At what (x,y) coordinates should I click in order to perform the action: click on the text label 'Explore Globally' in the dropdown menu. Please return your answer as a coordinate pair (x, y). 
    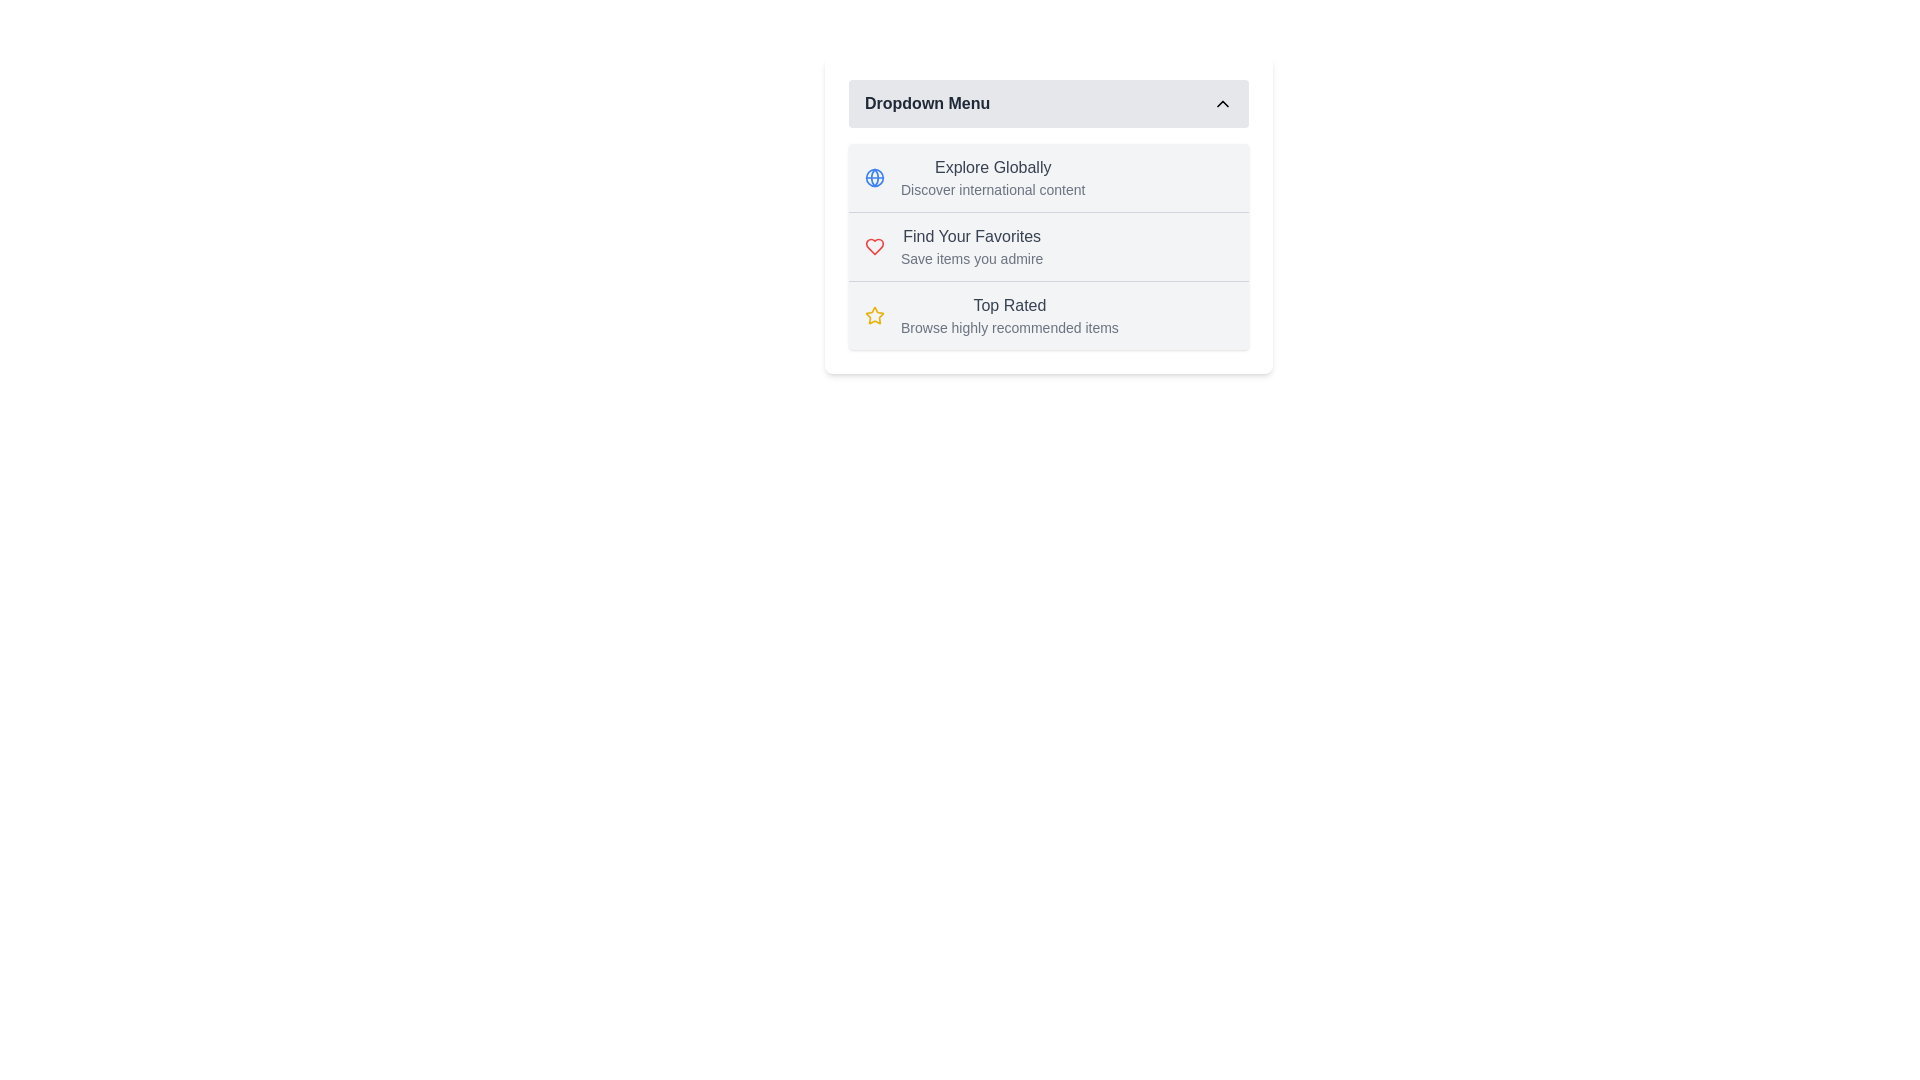
    Looking at the image, I should click on (993, 176).